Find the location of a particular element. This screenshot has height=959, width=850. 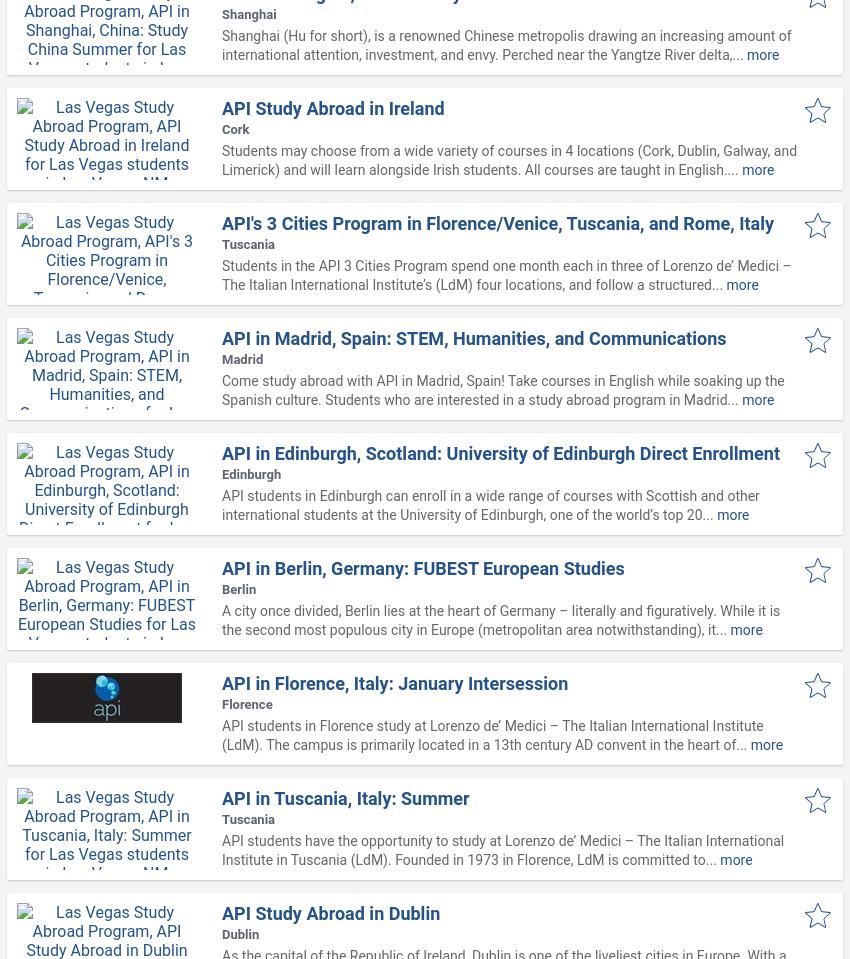

'API in Madrid, Spain: STEM, Humanities, and Communications' is located at coordinates (473, 337).